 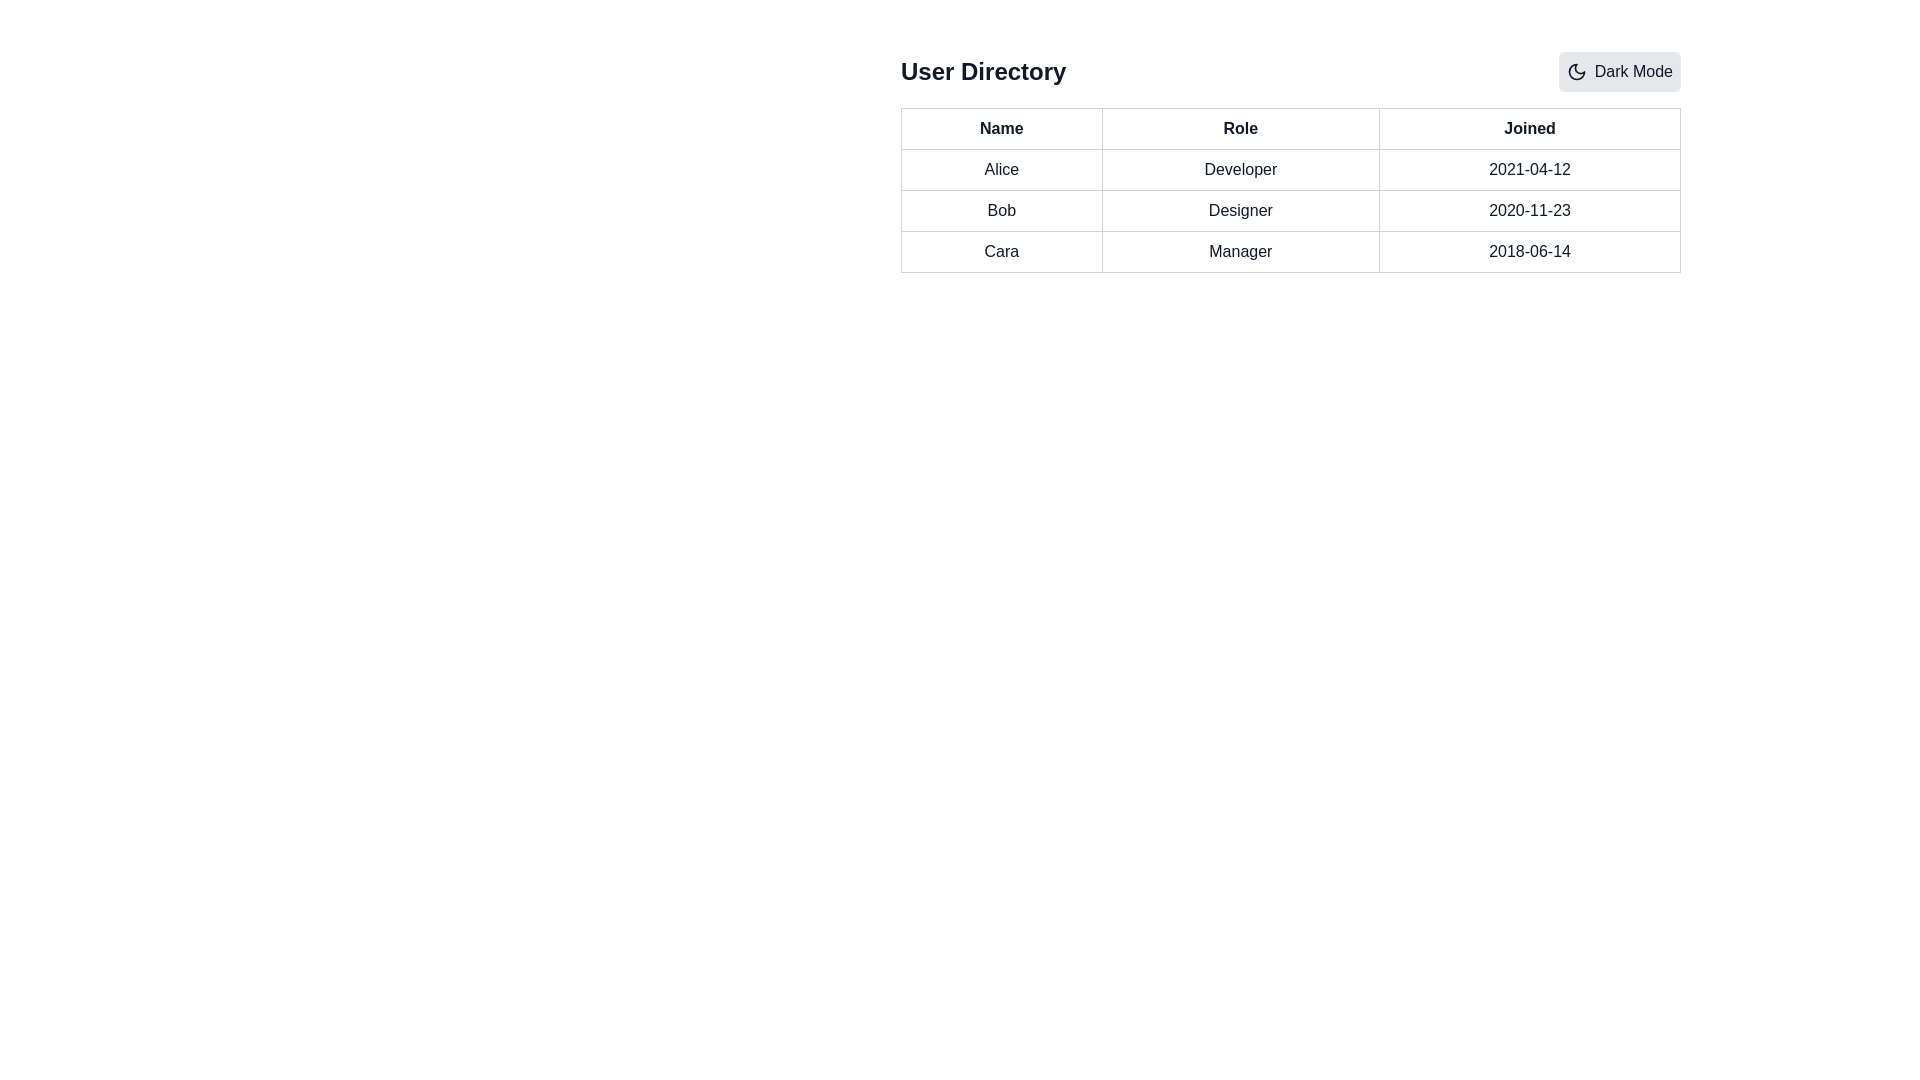 I want to click on on the third row of the user details table, so click(x=1291, y=250).